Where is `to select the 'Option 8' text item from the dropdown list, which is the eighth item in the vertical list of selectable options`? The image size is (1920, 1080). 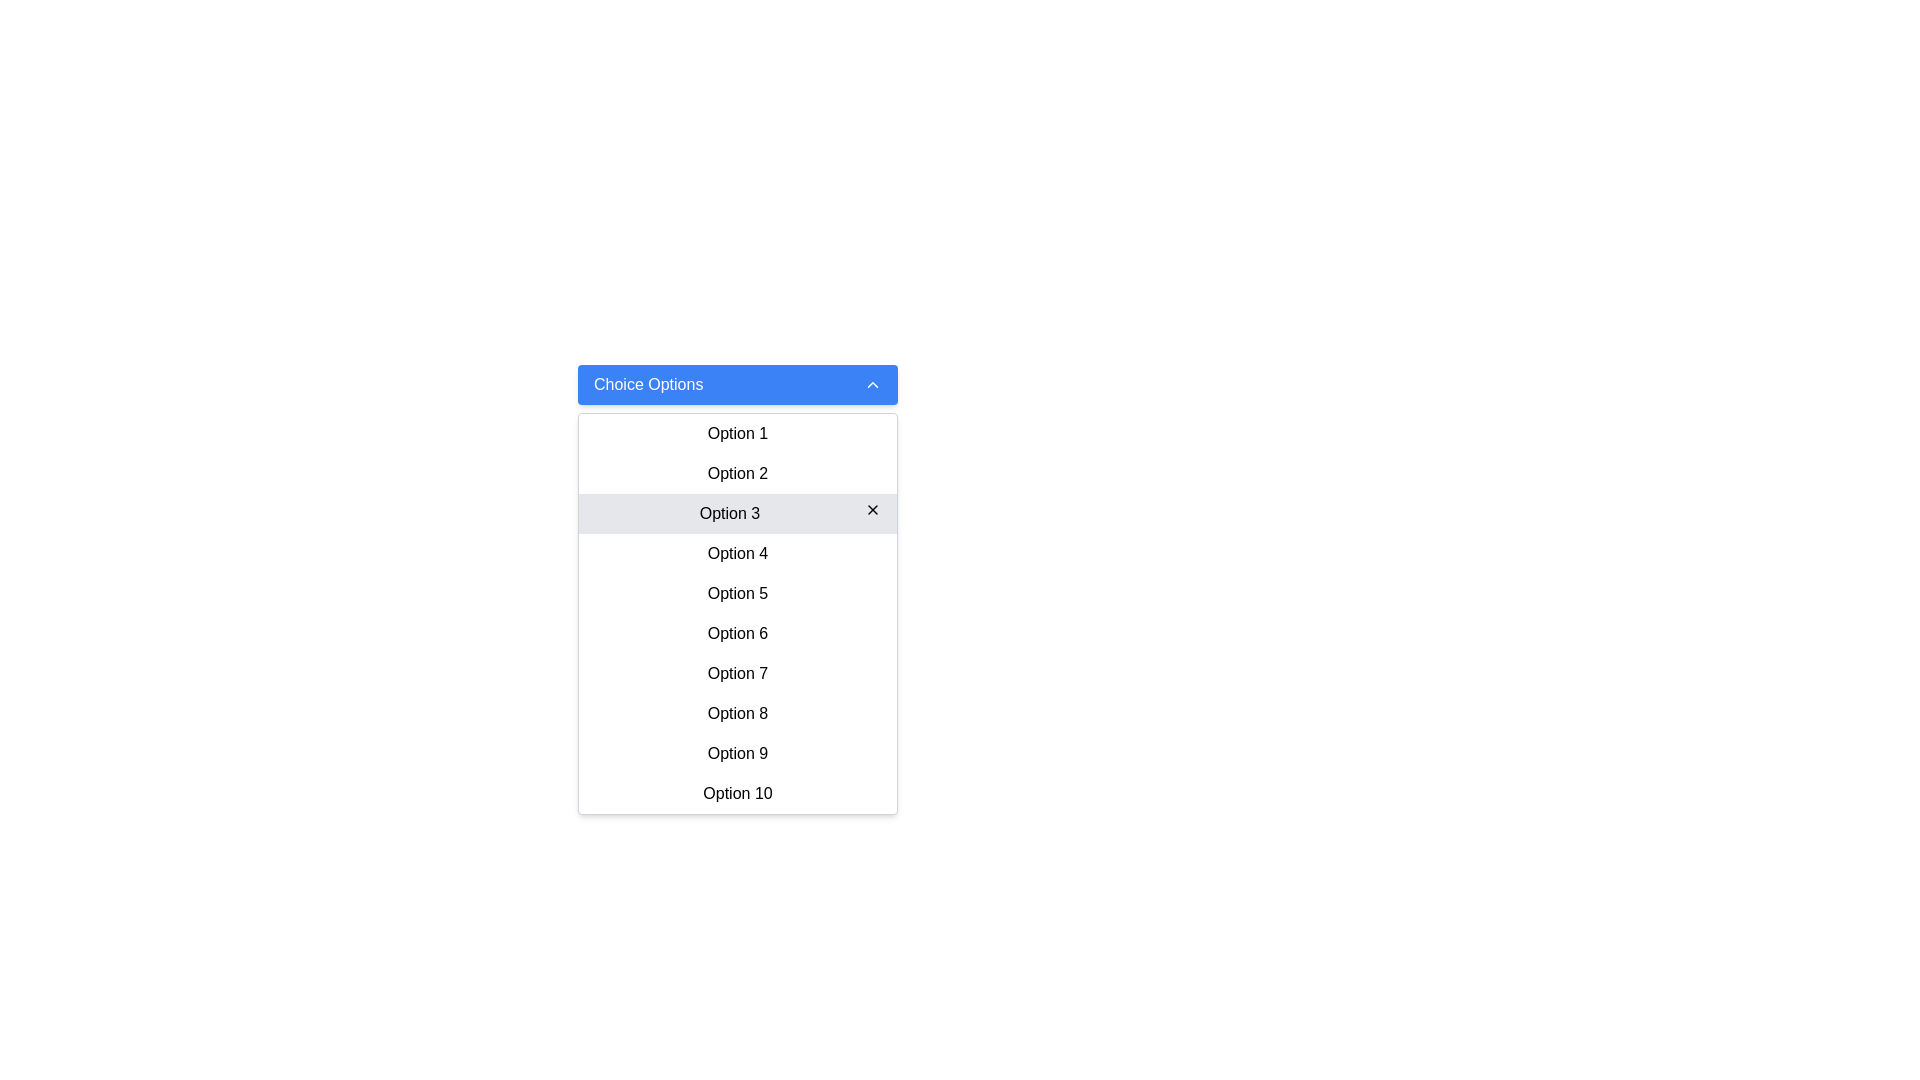
to select the 'Option 8' text item from the dropdown list, which is the eighth item in the vertical list of selectable options is located at coordinates (737, 712).